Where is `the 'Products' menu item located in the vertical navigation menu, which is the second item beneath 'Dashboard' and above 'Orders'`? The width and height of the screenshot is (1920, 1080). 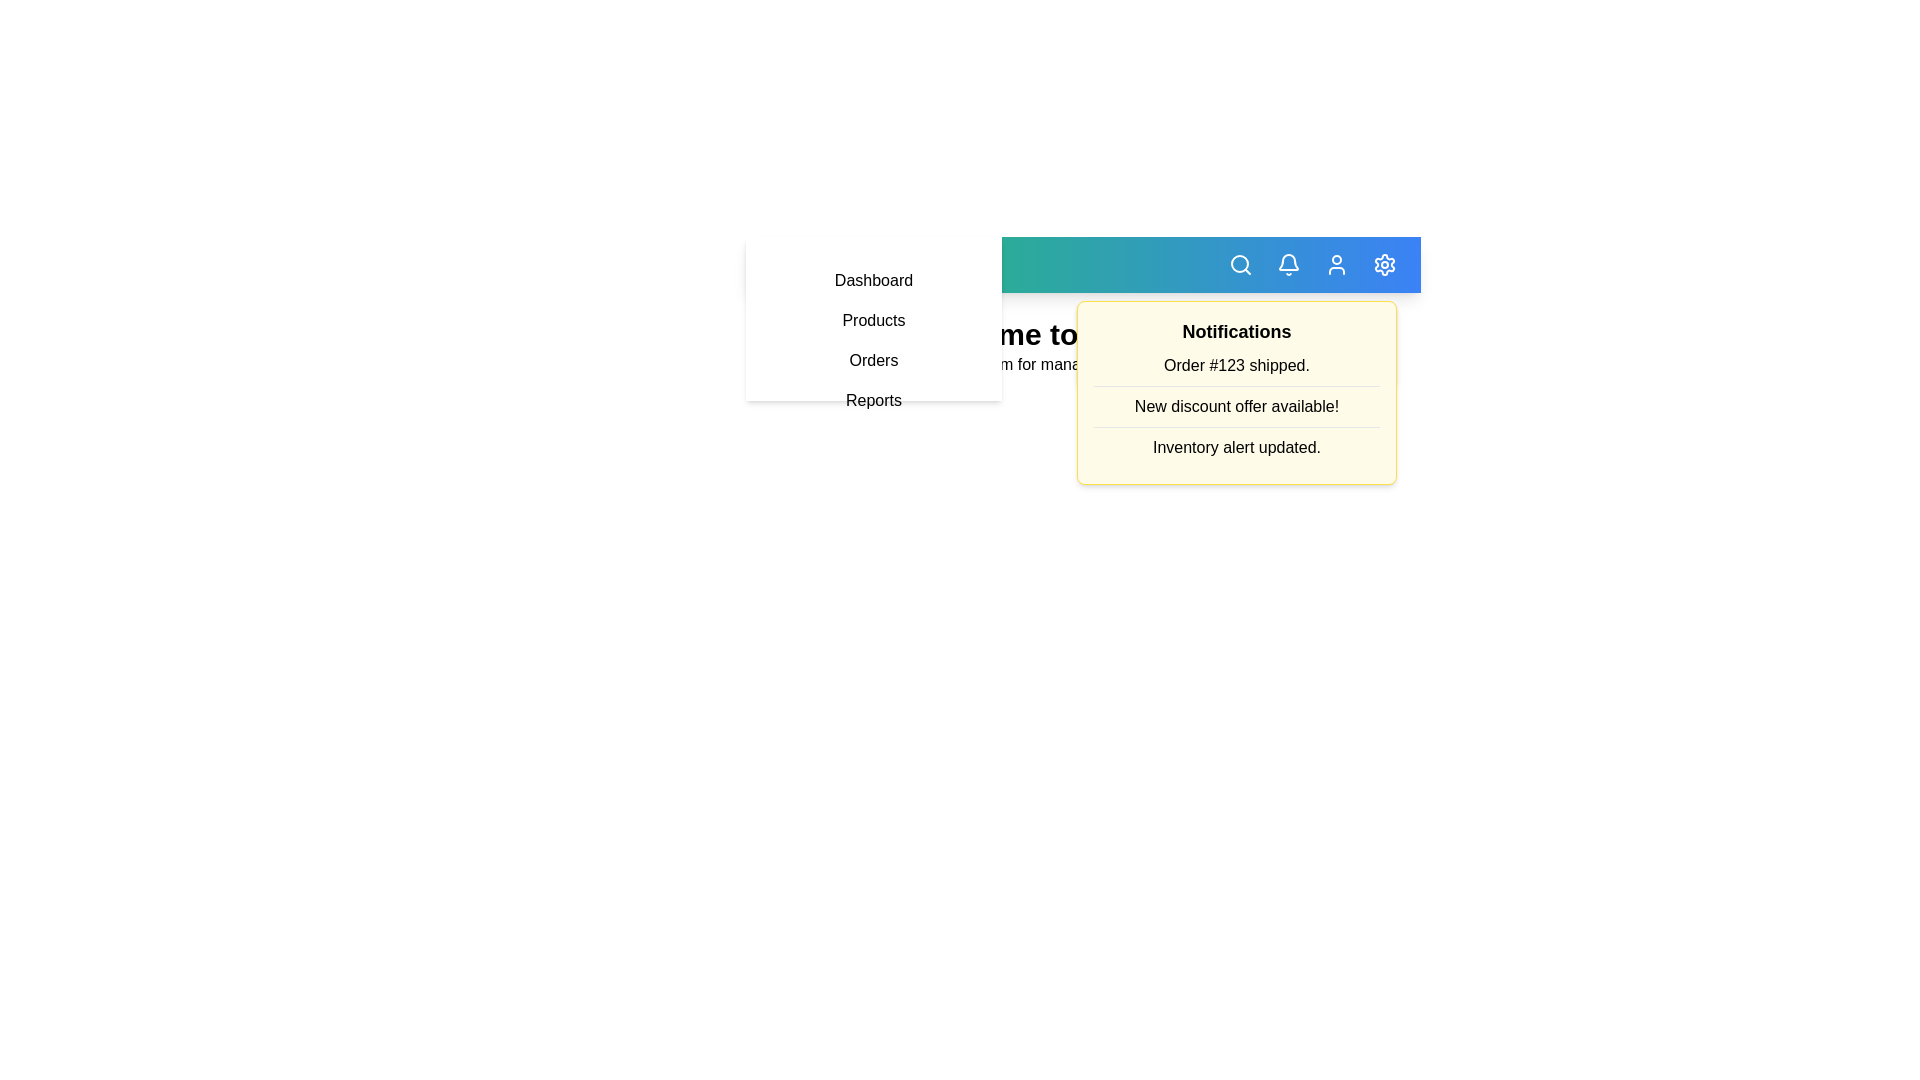
the 'Products' menu item located in the vertical navigation menu, which is the second item beneath 'Dashboard' and above 'Orders' is located at coordinates (873, 318).